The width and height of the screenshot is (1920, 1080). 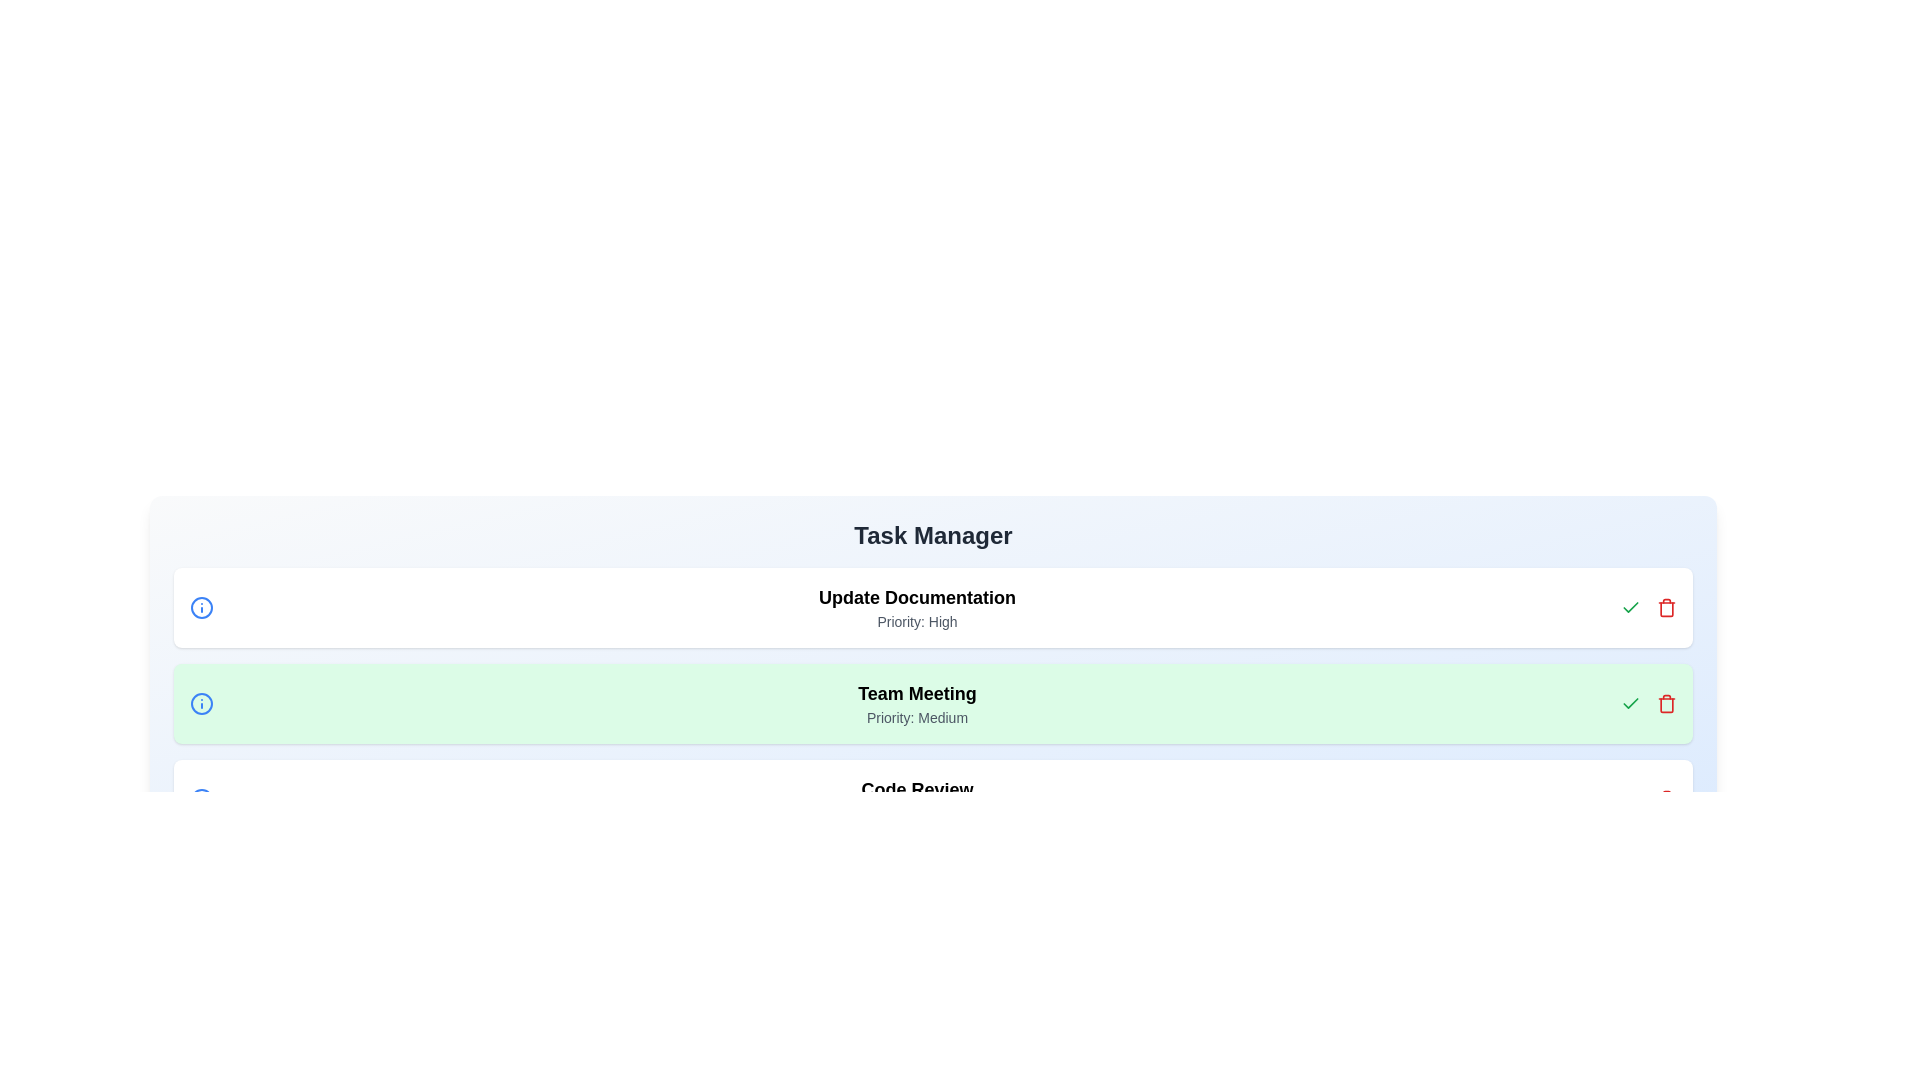 What do you see at coordinates (201, 607) in the screenshot?
I see `the information icon for the task 'Update Documentation'` at bounding box center [201, 607].